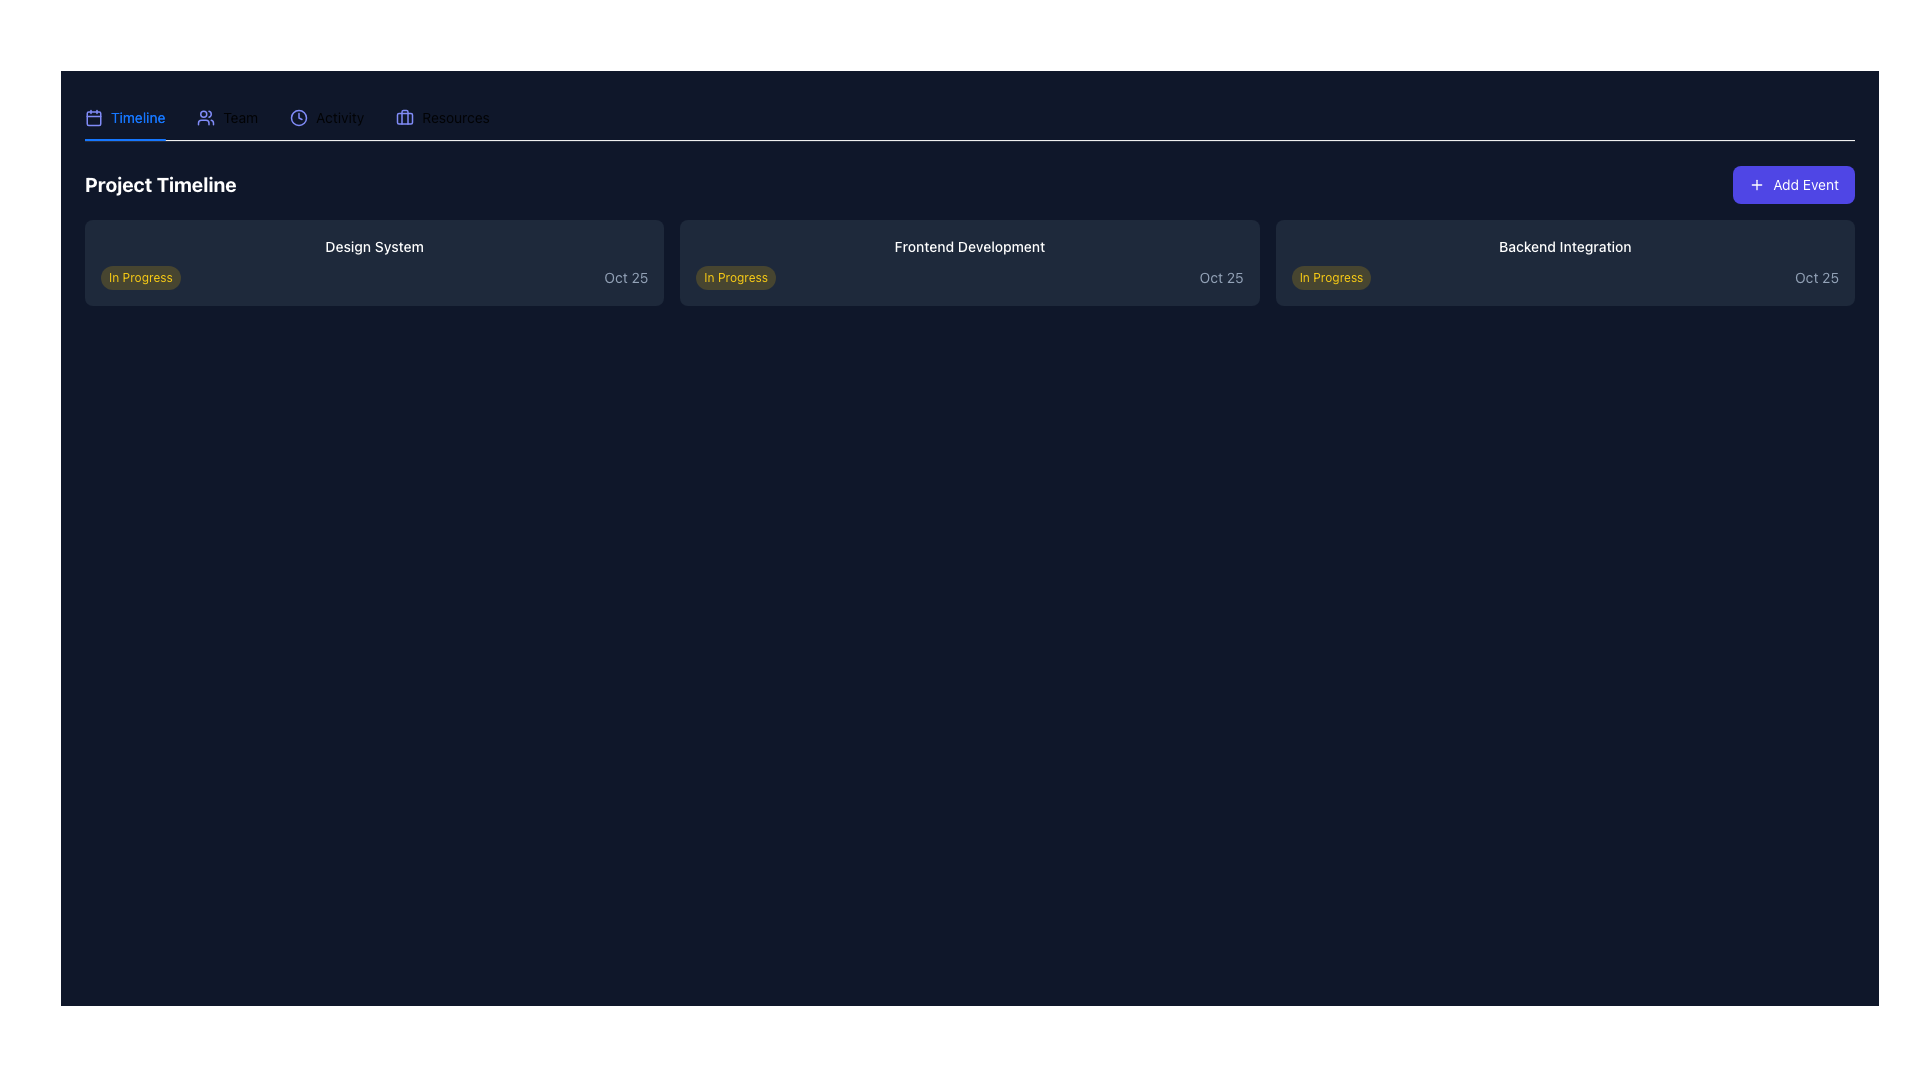  What do you see at coordinates (298, 118) in the screenshot?
I see `the decorative 'Activity' icon located in the top navigation bar, positioned to the left of the 'Activity' label` at bounding box center [298, 118].